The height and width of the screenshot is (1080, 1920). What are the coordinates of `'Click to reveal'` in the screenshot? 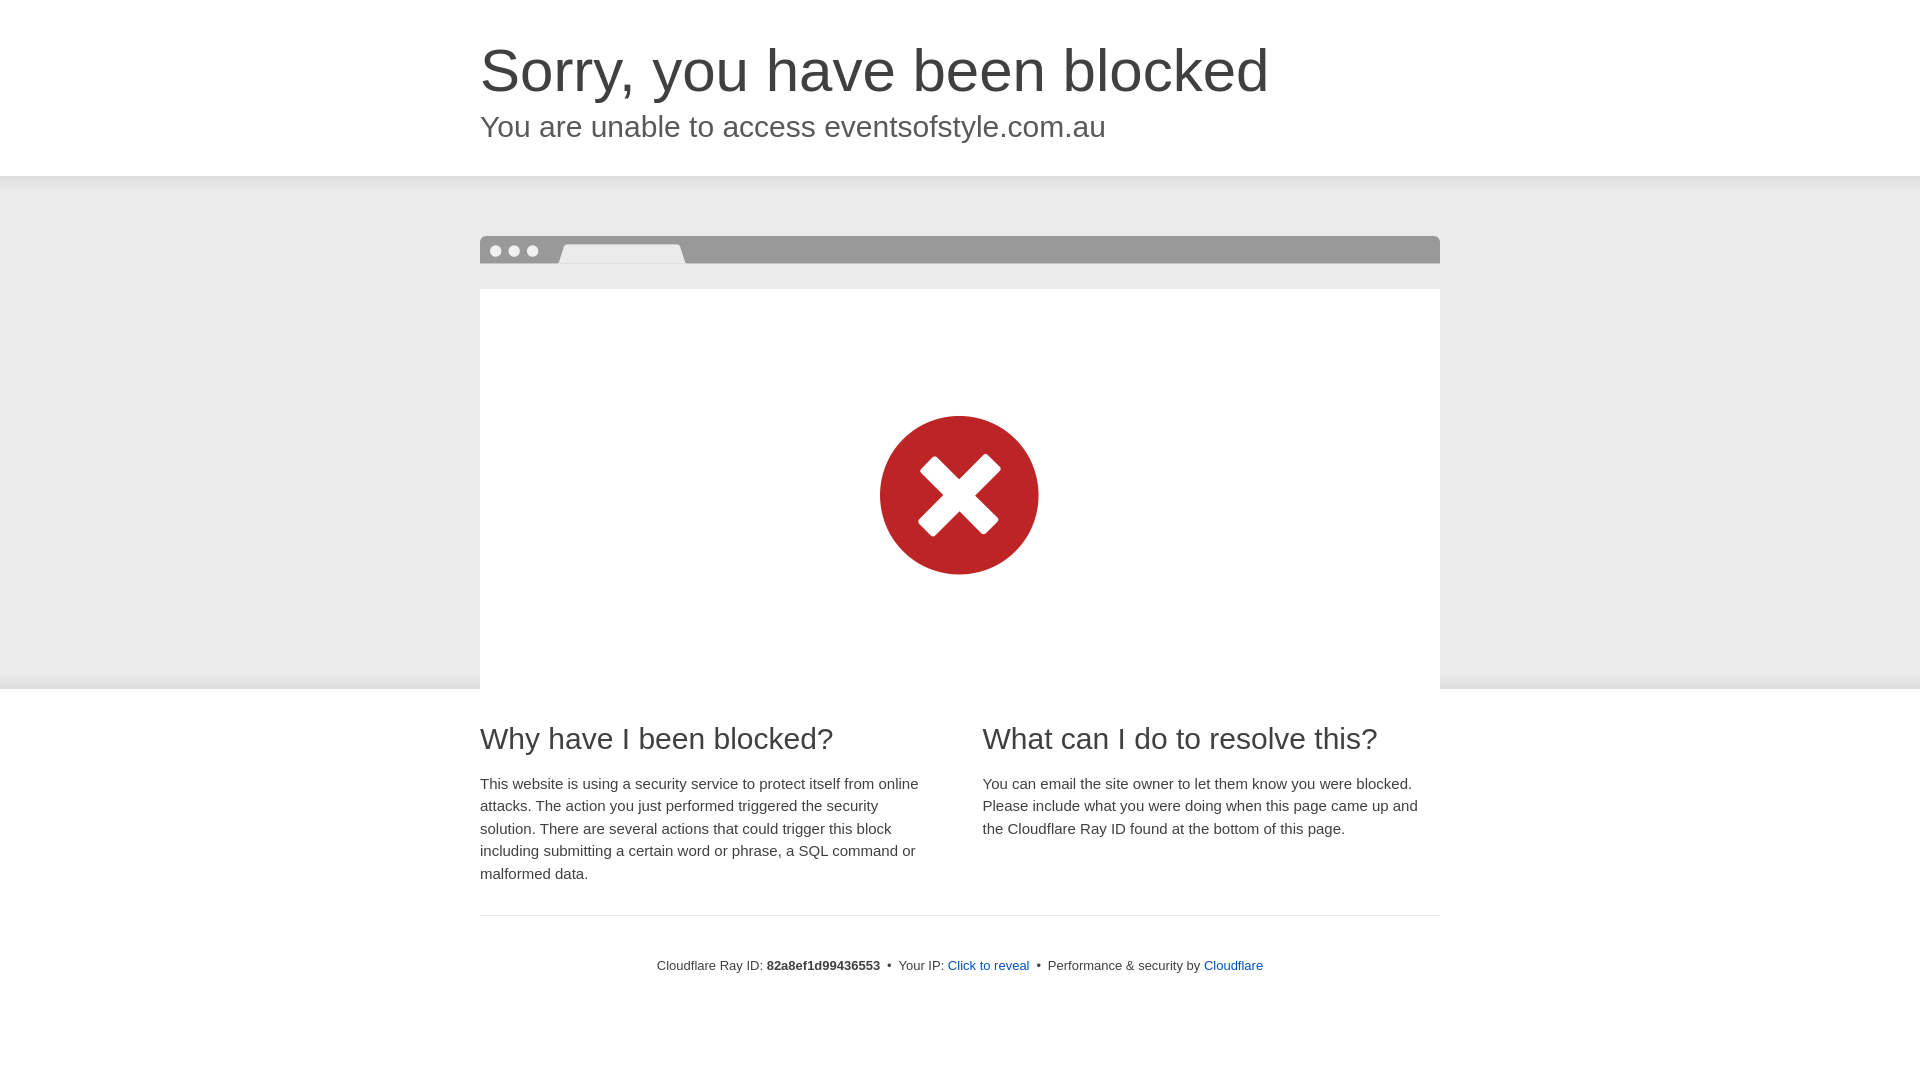 It's located at (988, 964).